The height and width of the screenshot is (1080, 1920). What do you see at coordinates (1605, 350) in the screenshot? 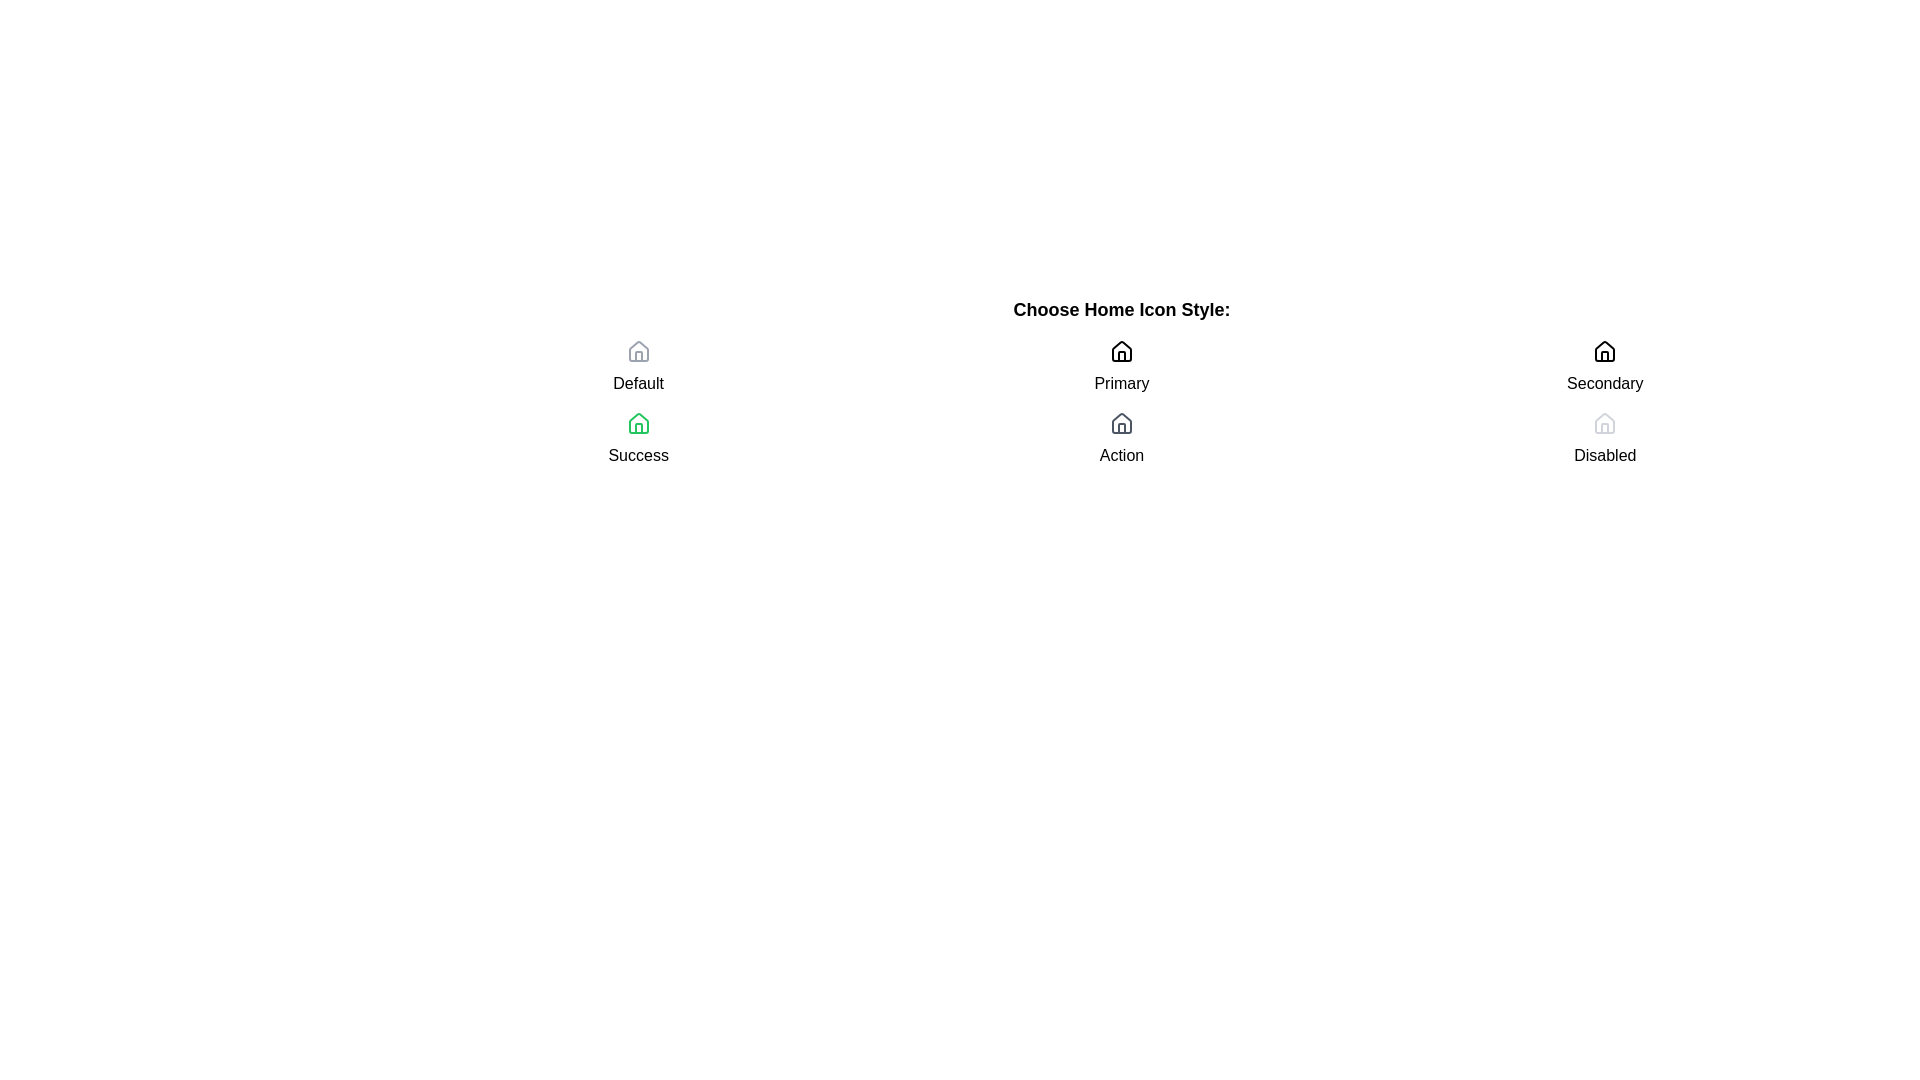
I see `the house icon representing the 'Secondary' style option` at bounding box center [1605, 350].